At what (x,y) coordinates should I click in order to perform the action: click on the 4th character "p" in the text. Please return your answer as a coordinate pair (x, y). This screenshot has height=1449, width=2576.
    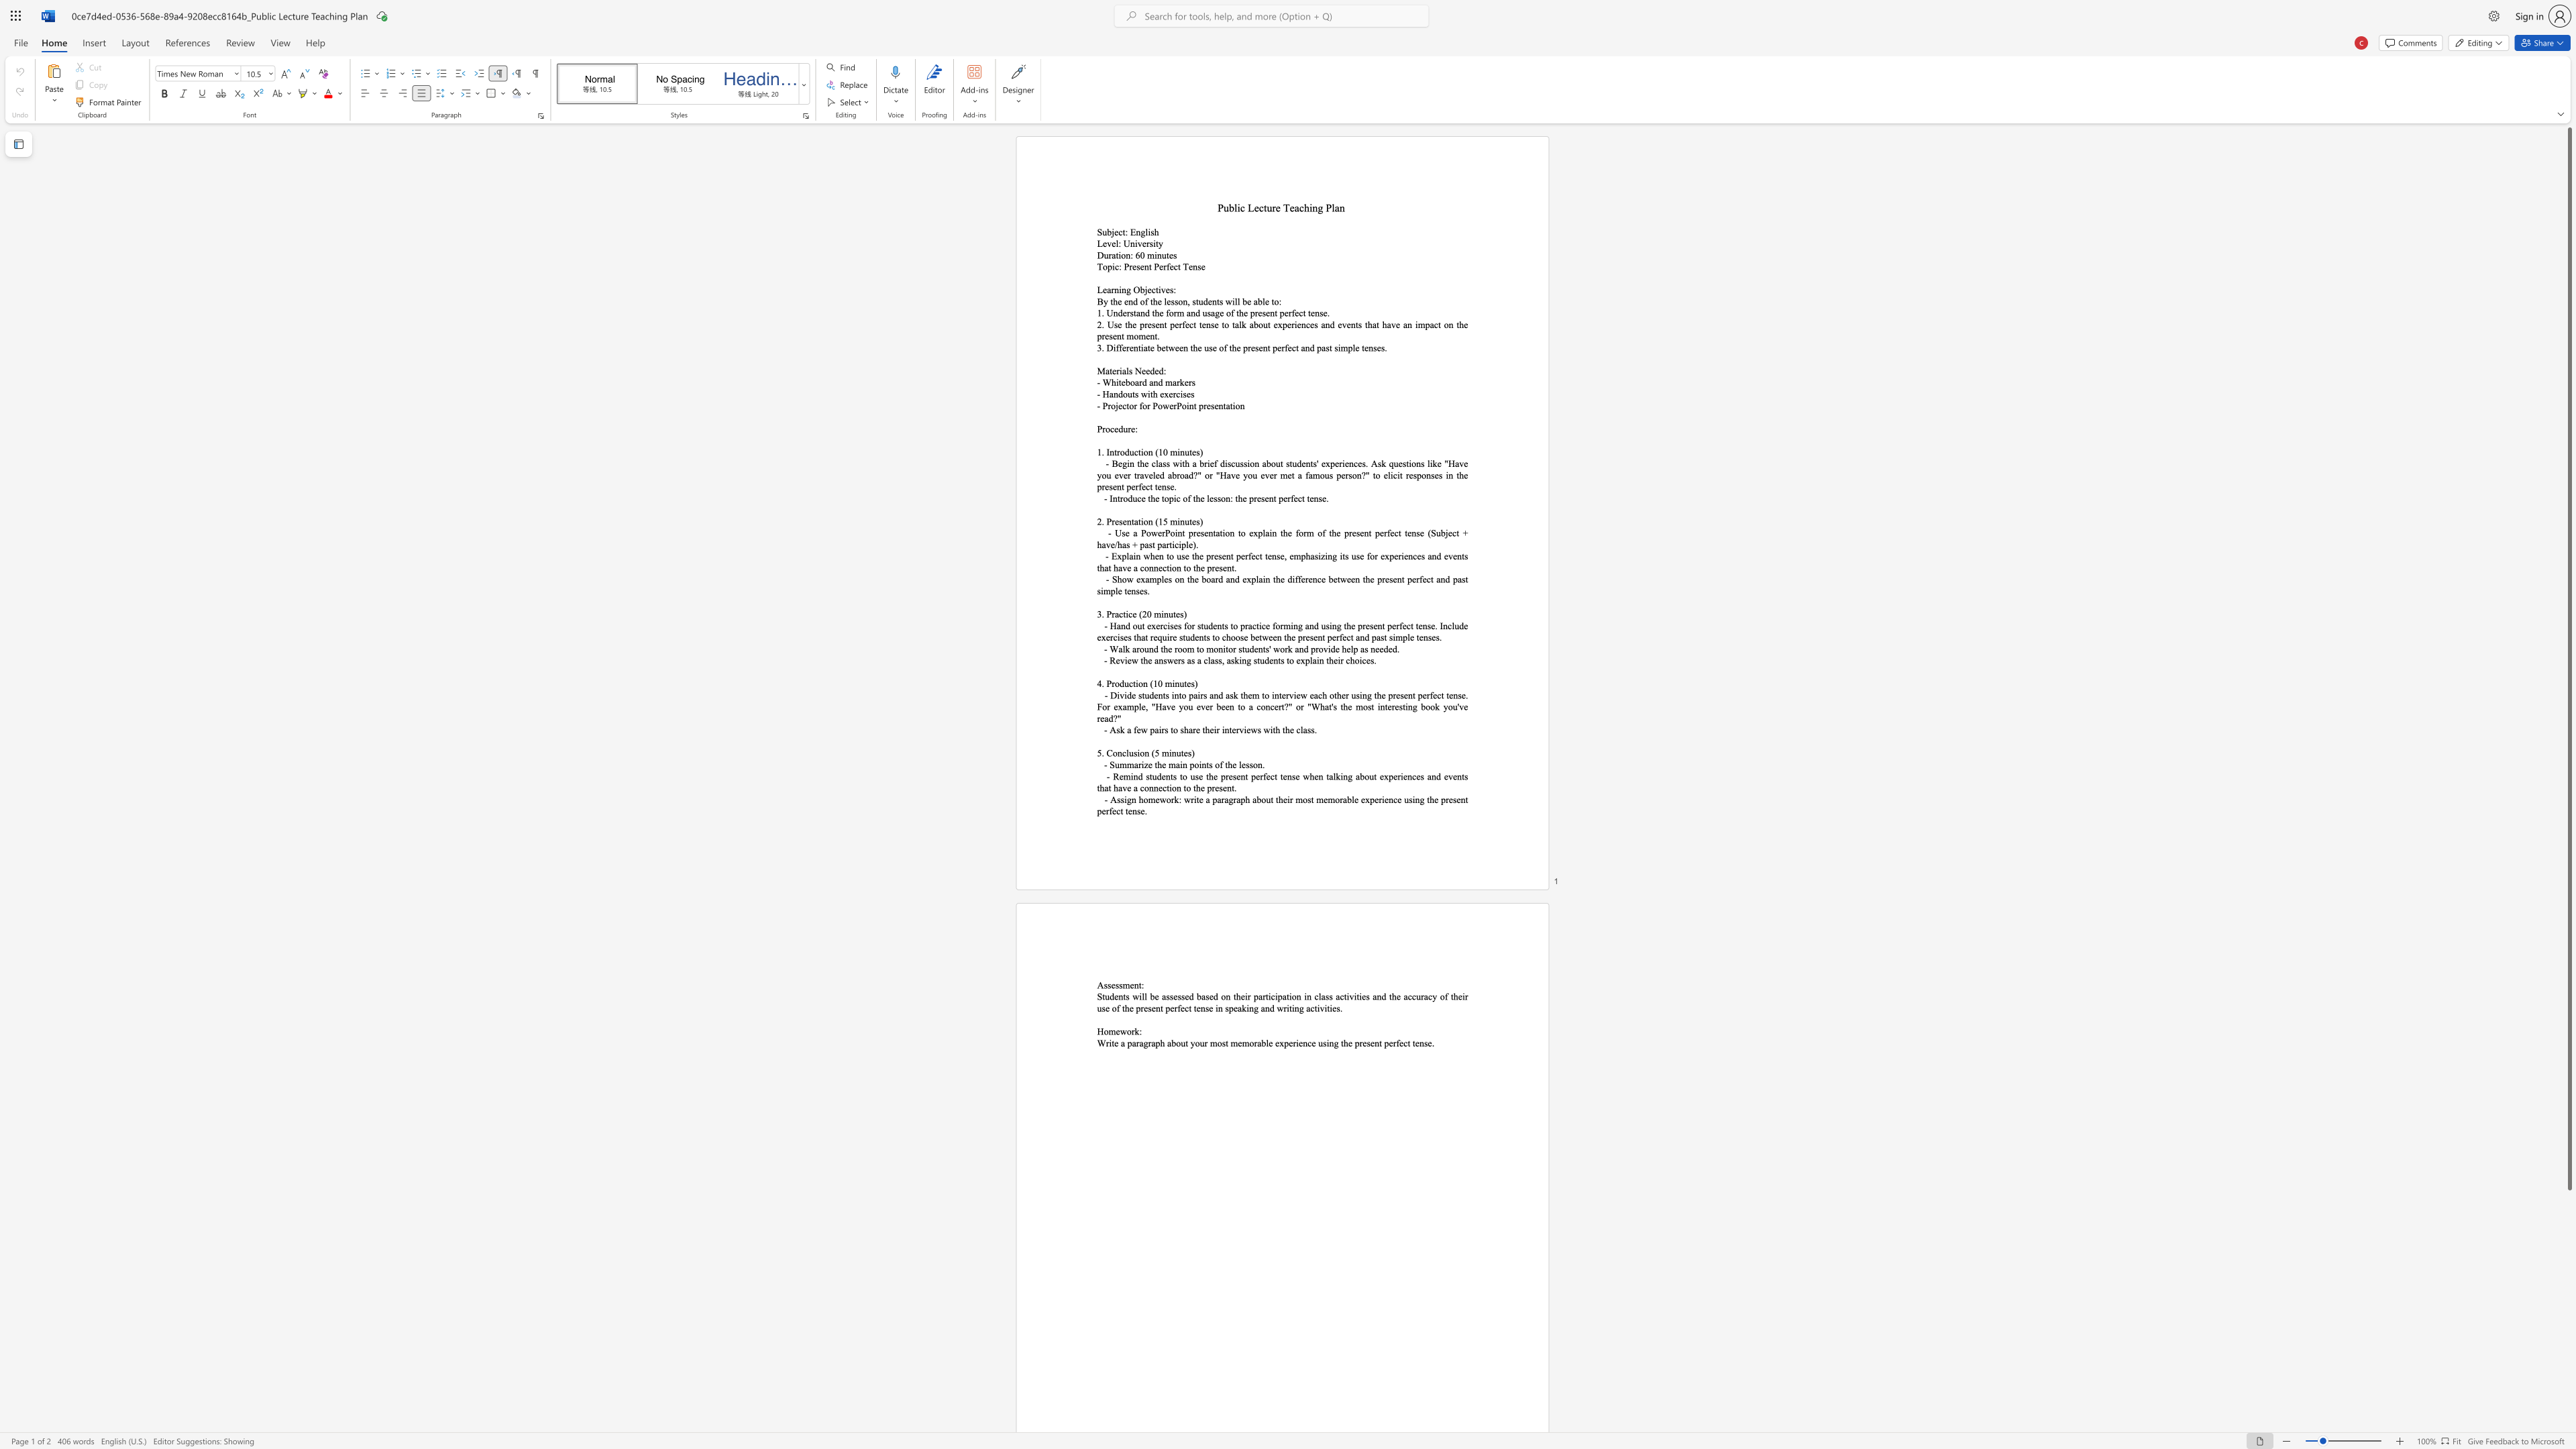
    Looking at the image, I should click on (1356, 1042).